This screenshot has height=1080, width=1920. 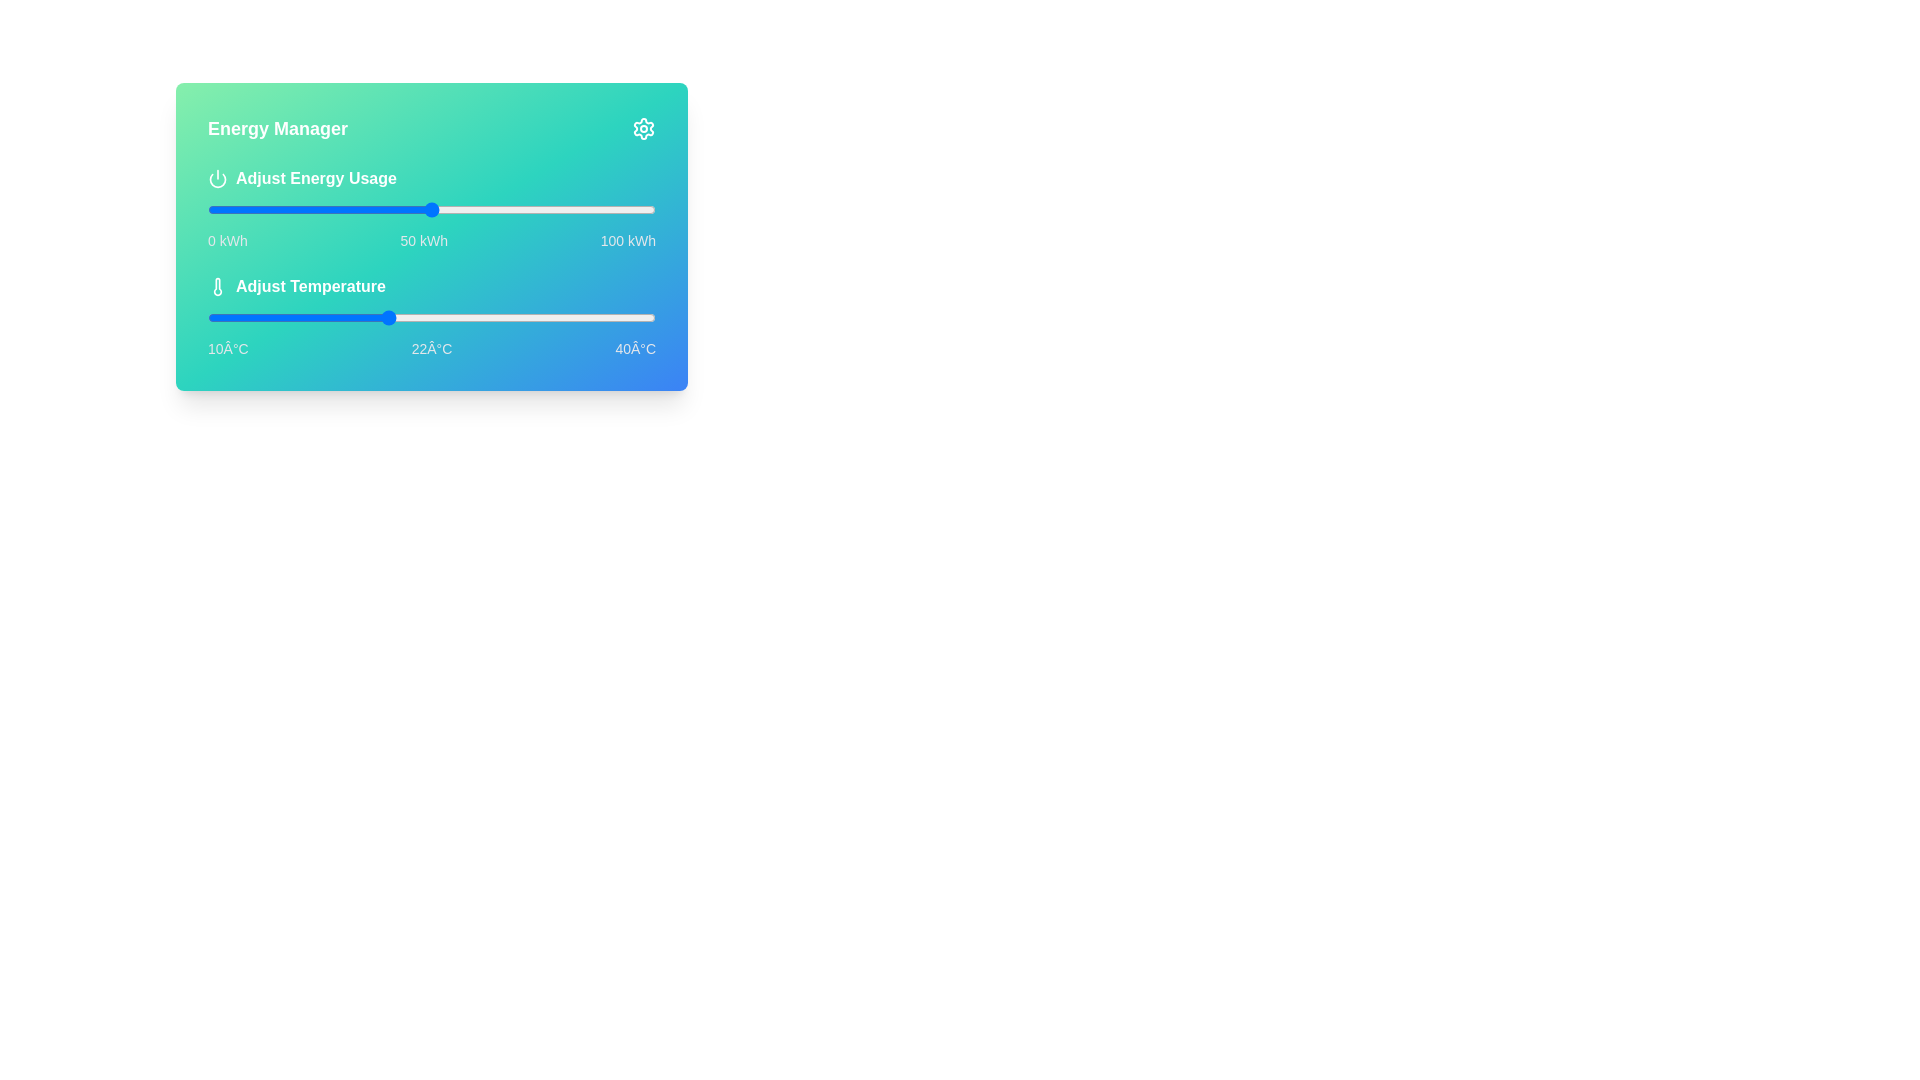 I want to click on the temperature to 14°C using the slider, so click(x=266, y=316).